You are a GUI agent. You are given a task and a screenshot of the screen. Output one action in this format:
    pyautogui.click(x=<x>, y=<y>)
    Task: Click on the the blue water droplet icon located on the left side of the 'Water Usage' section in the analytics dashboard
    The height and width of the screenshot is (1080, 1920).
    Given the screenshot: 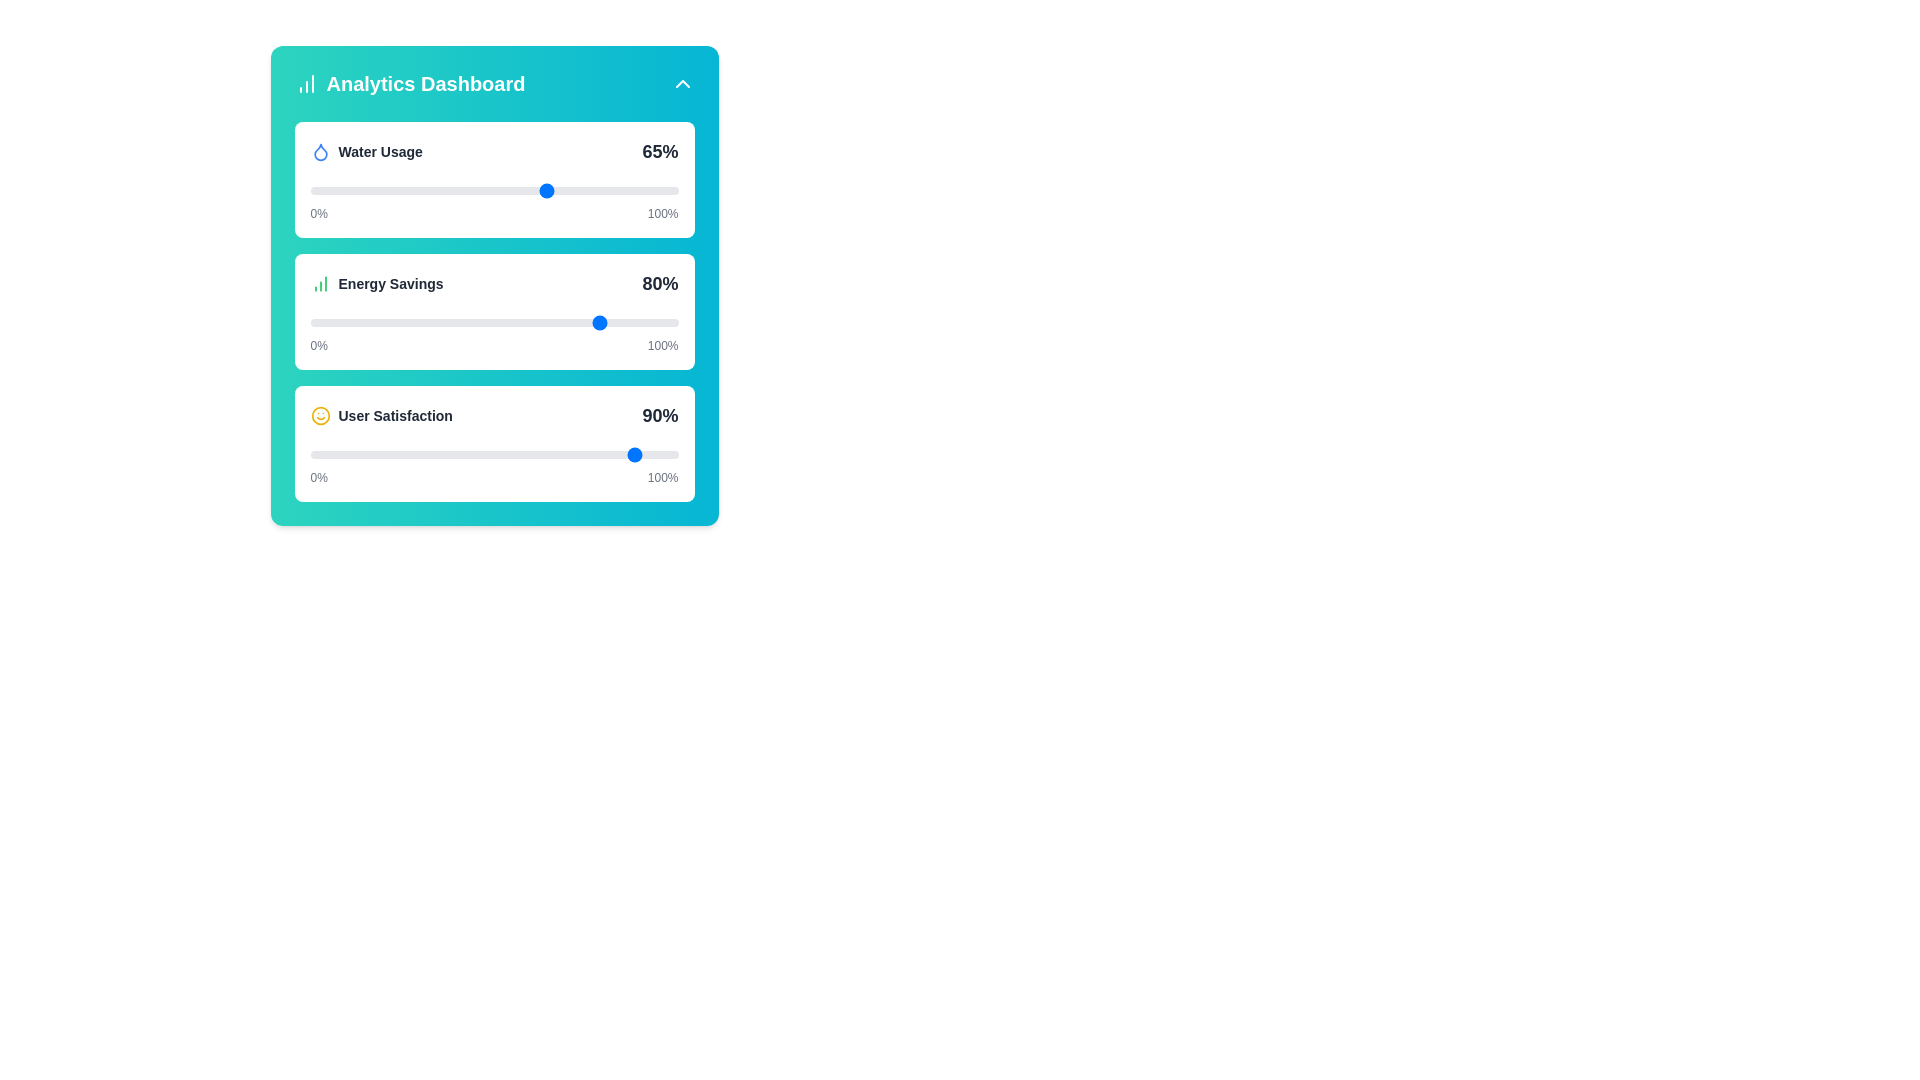 What is the action you would take?
    pyautogui.click(x=320, y=150)
    